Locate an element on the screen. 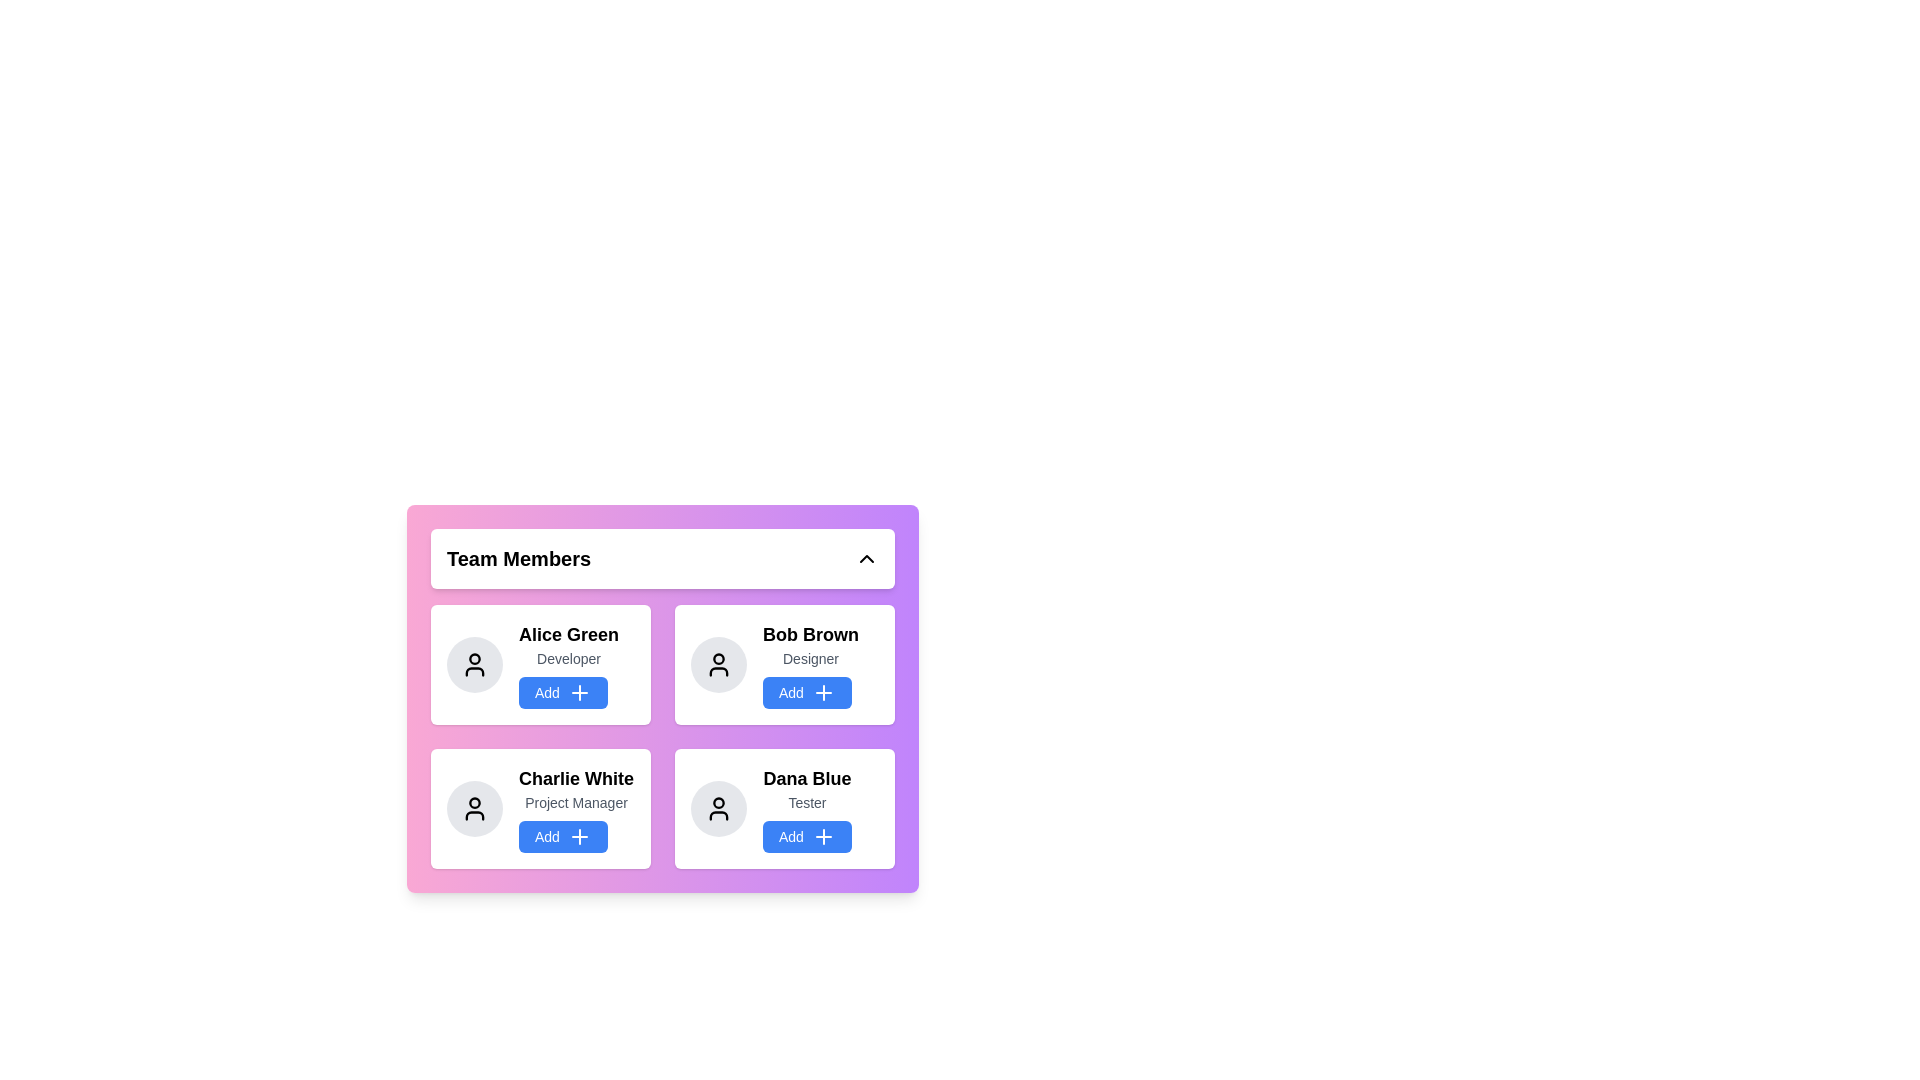 The image size is (1920, 1080). the icon representing the team member 'Bob Brown', who is a Designer, located in the second card of the 'Team Members' section is located at coordinates (719, 664).